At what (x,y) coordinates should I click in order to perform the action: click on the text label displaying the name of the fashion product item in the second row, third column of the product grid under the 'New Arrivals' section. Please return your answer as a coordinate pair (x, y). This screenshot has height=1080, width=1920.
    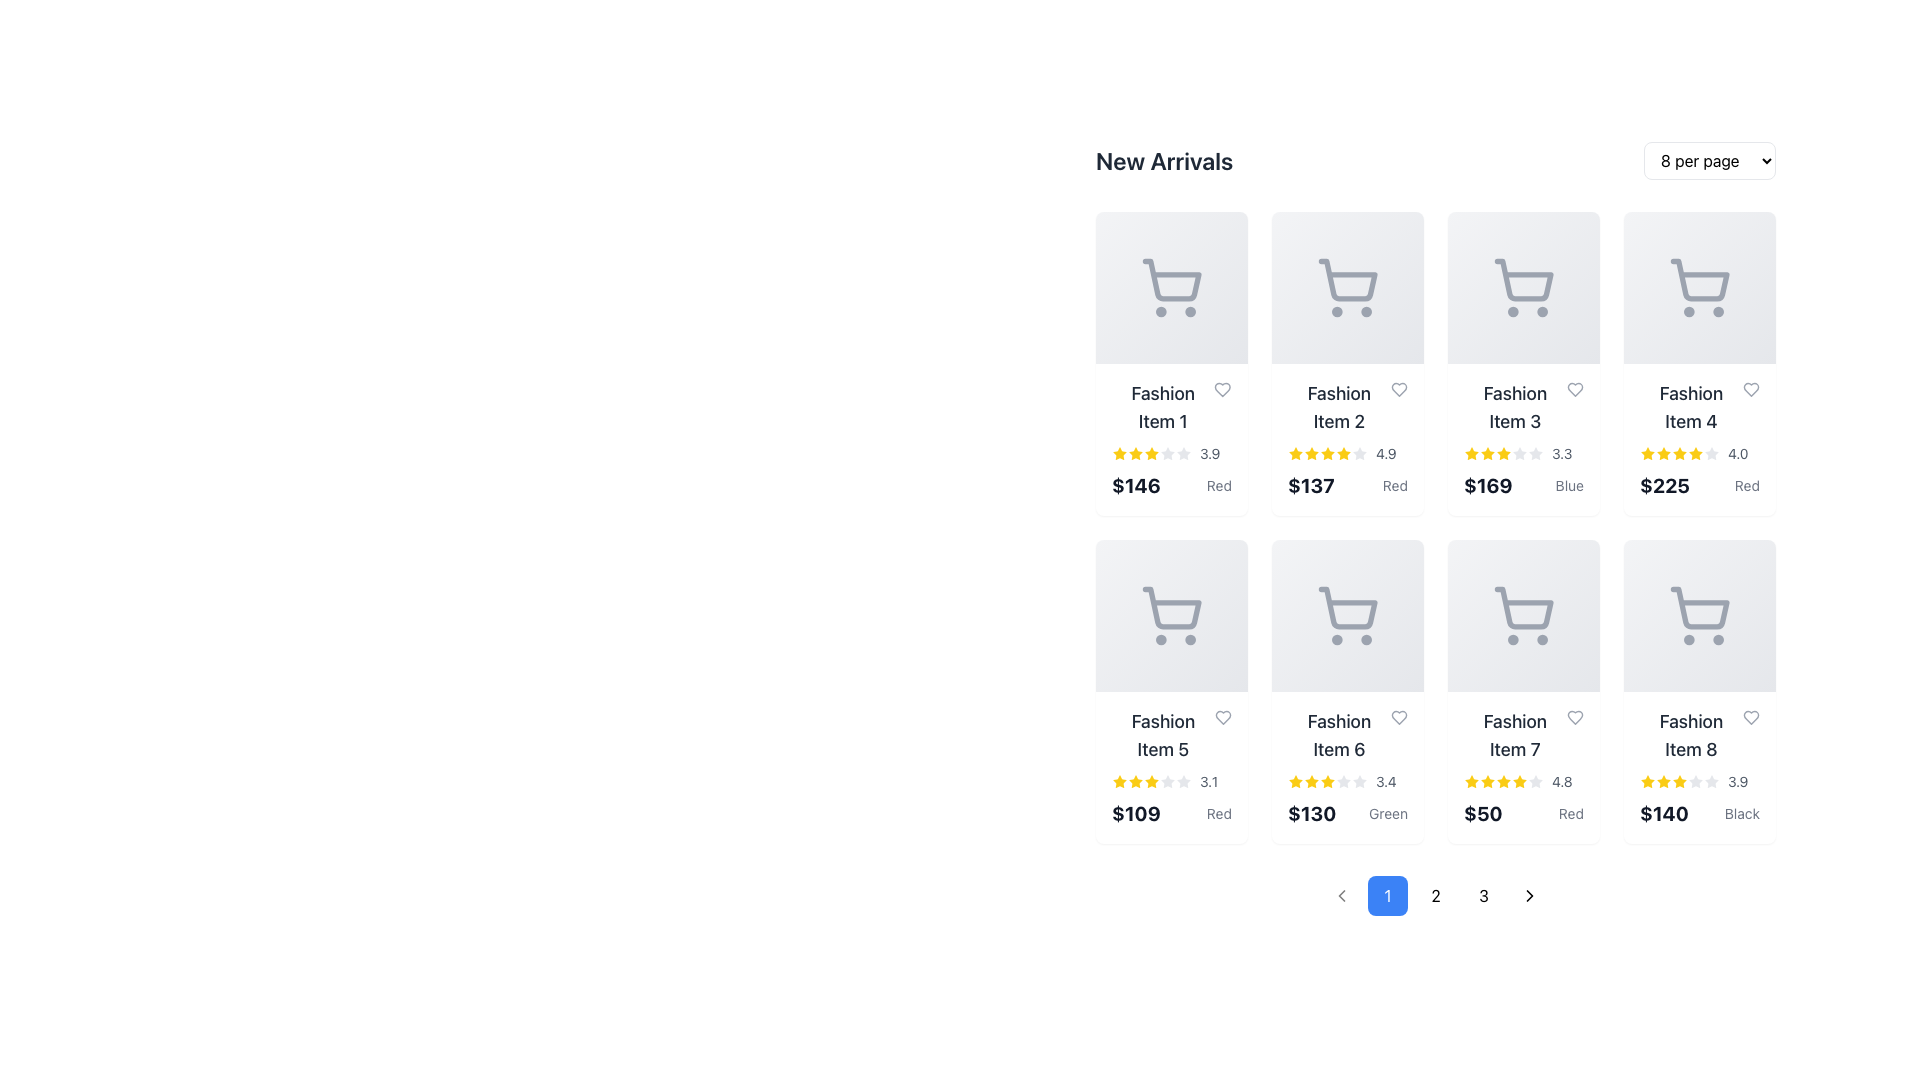
    Looking at the image, I should click on (1515, 736).